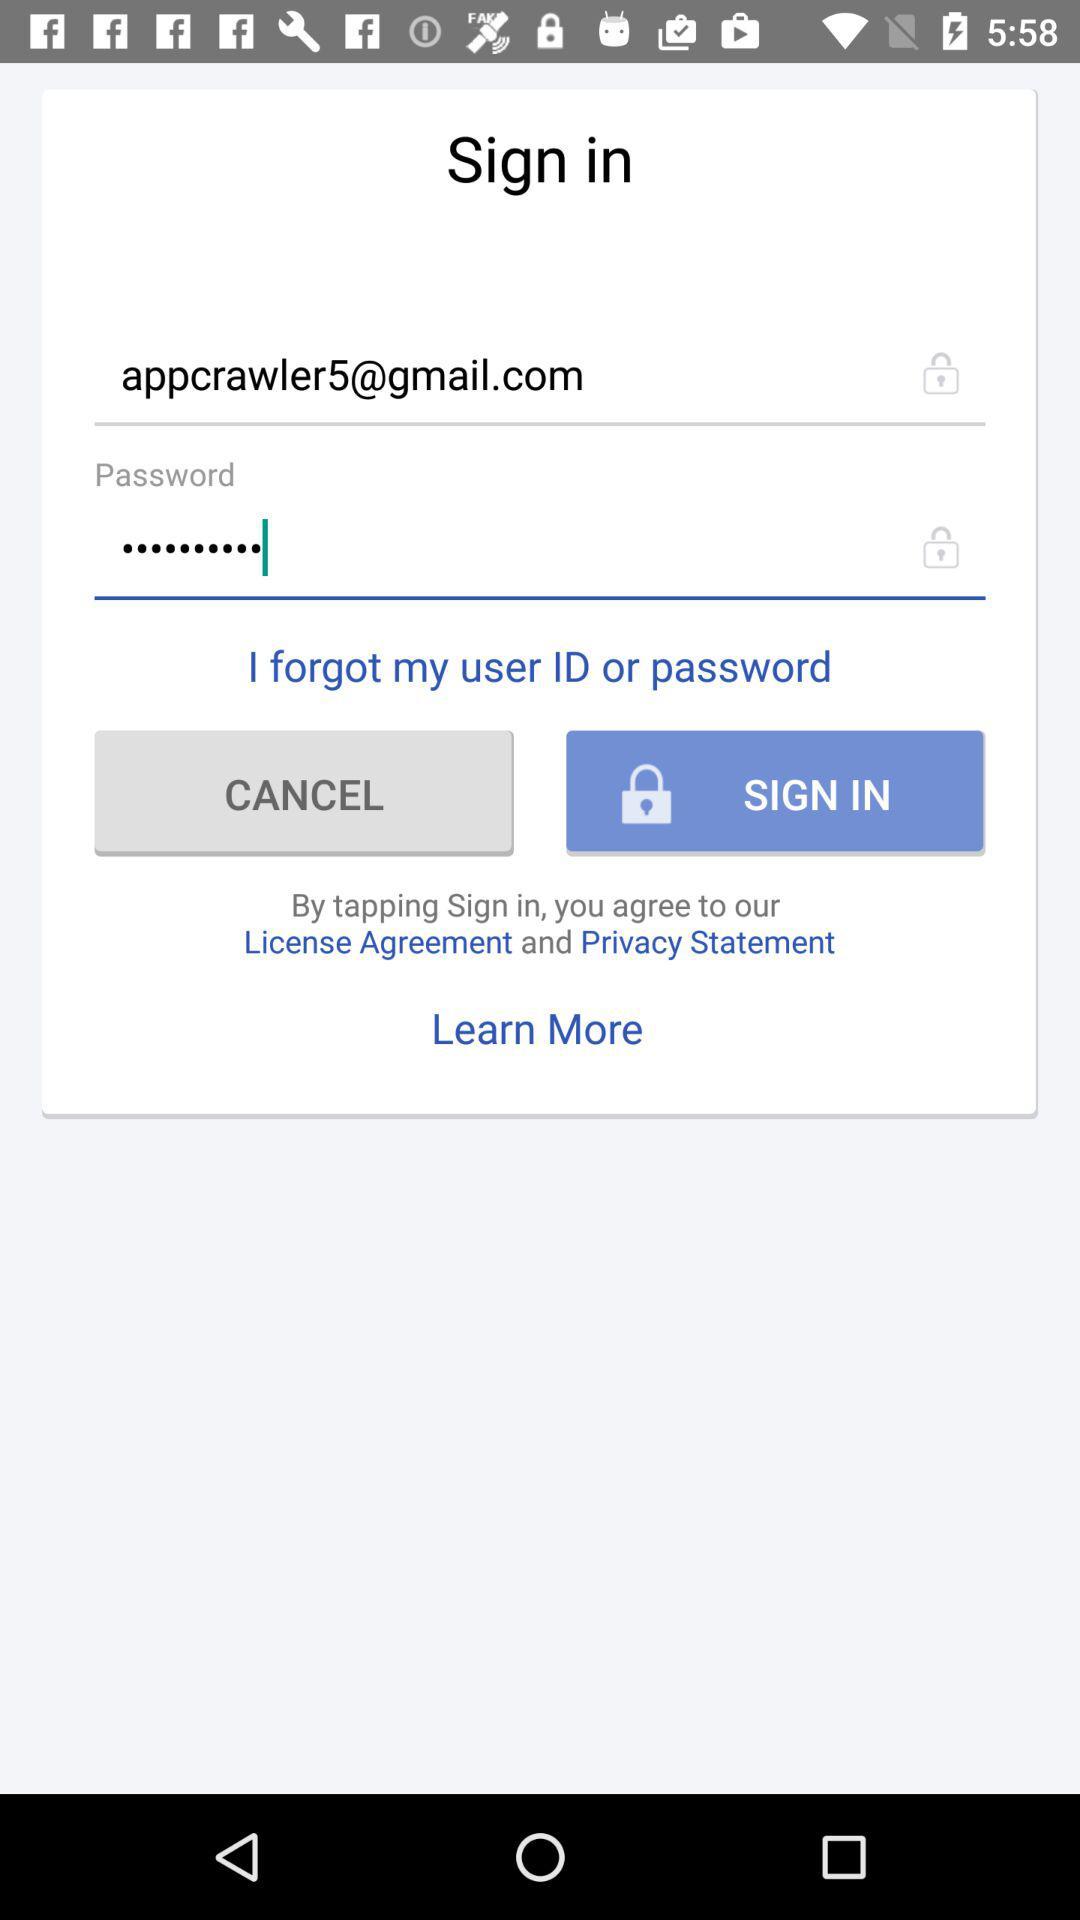 Image resolution: width=1080 pixels, height=1920 pixels. What do you see at coordinates (540, 547) in the screenshot?
I see `the icon above the i forgot my icon` at bounding box center [540, 547].